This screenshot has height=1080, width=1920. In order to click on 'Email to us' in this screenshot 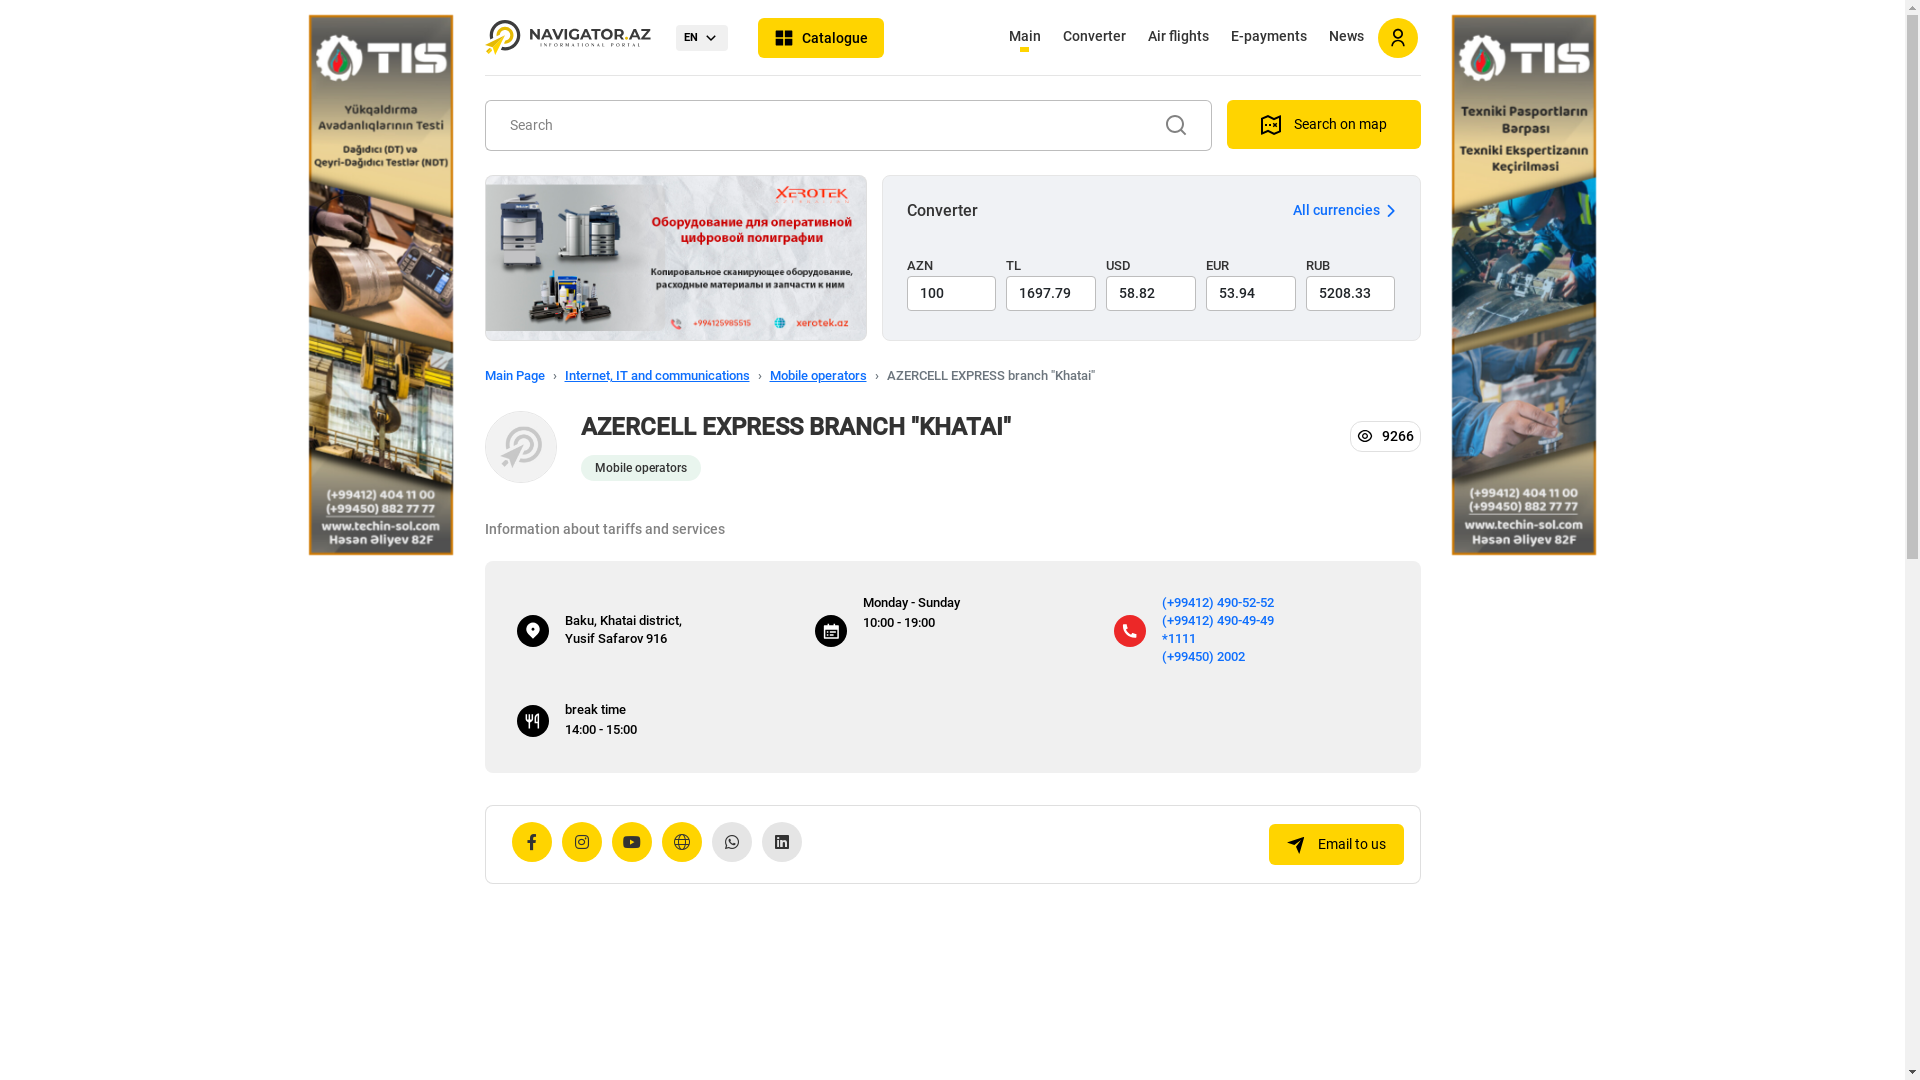, I will do `click(1335, 844)`.